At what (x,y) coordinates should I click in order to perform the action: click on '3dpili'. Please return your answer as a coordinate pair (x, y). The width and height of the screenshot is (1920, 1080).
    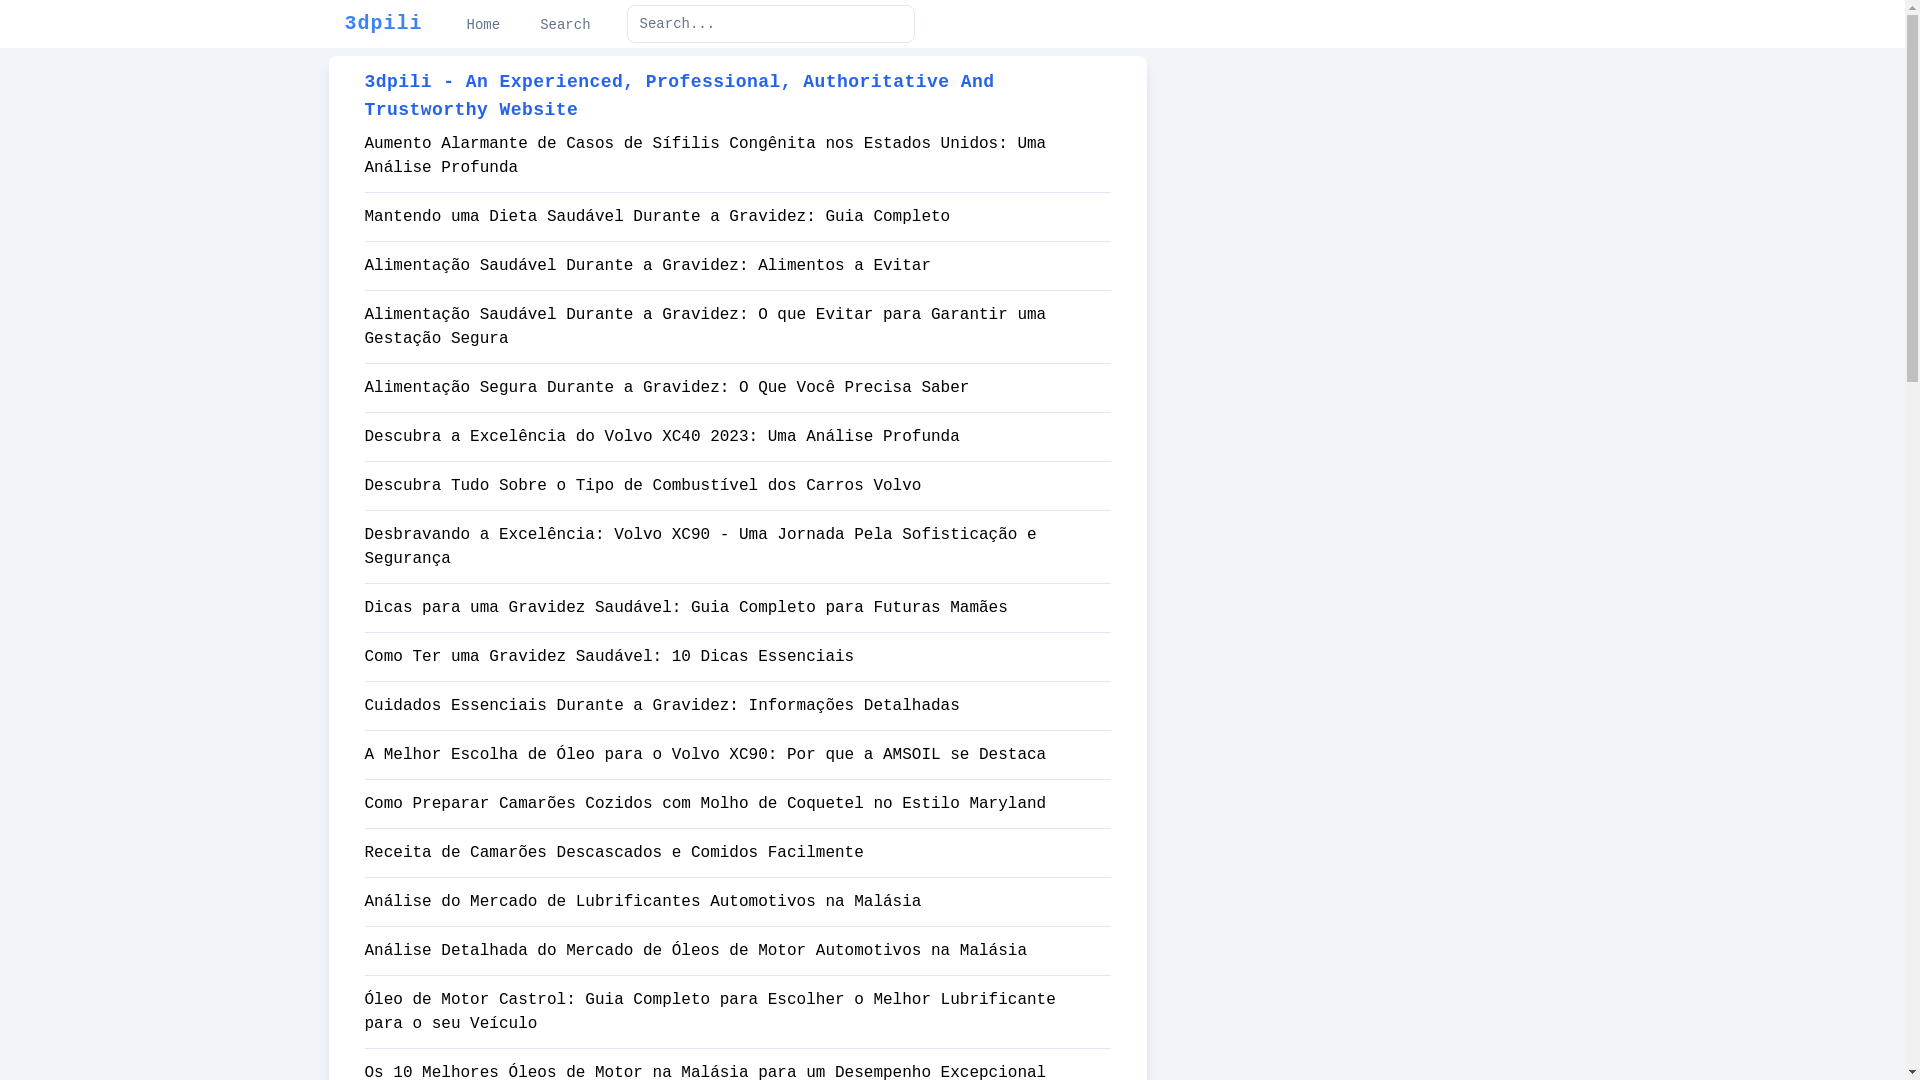
    Looking at the image, I should click on (383, 23).